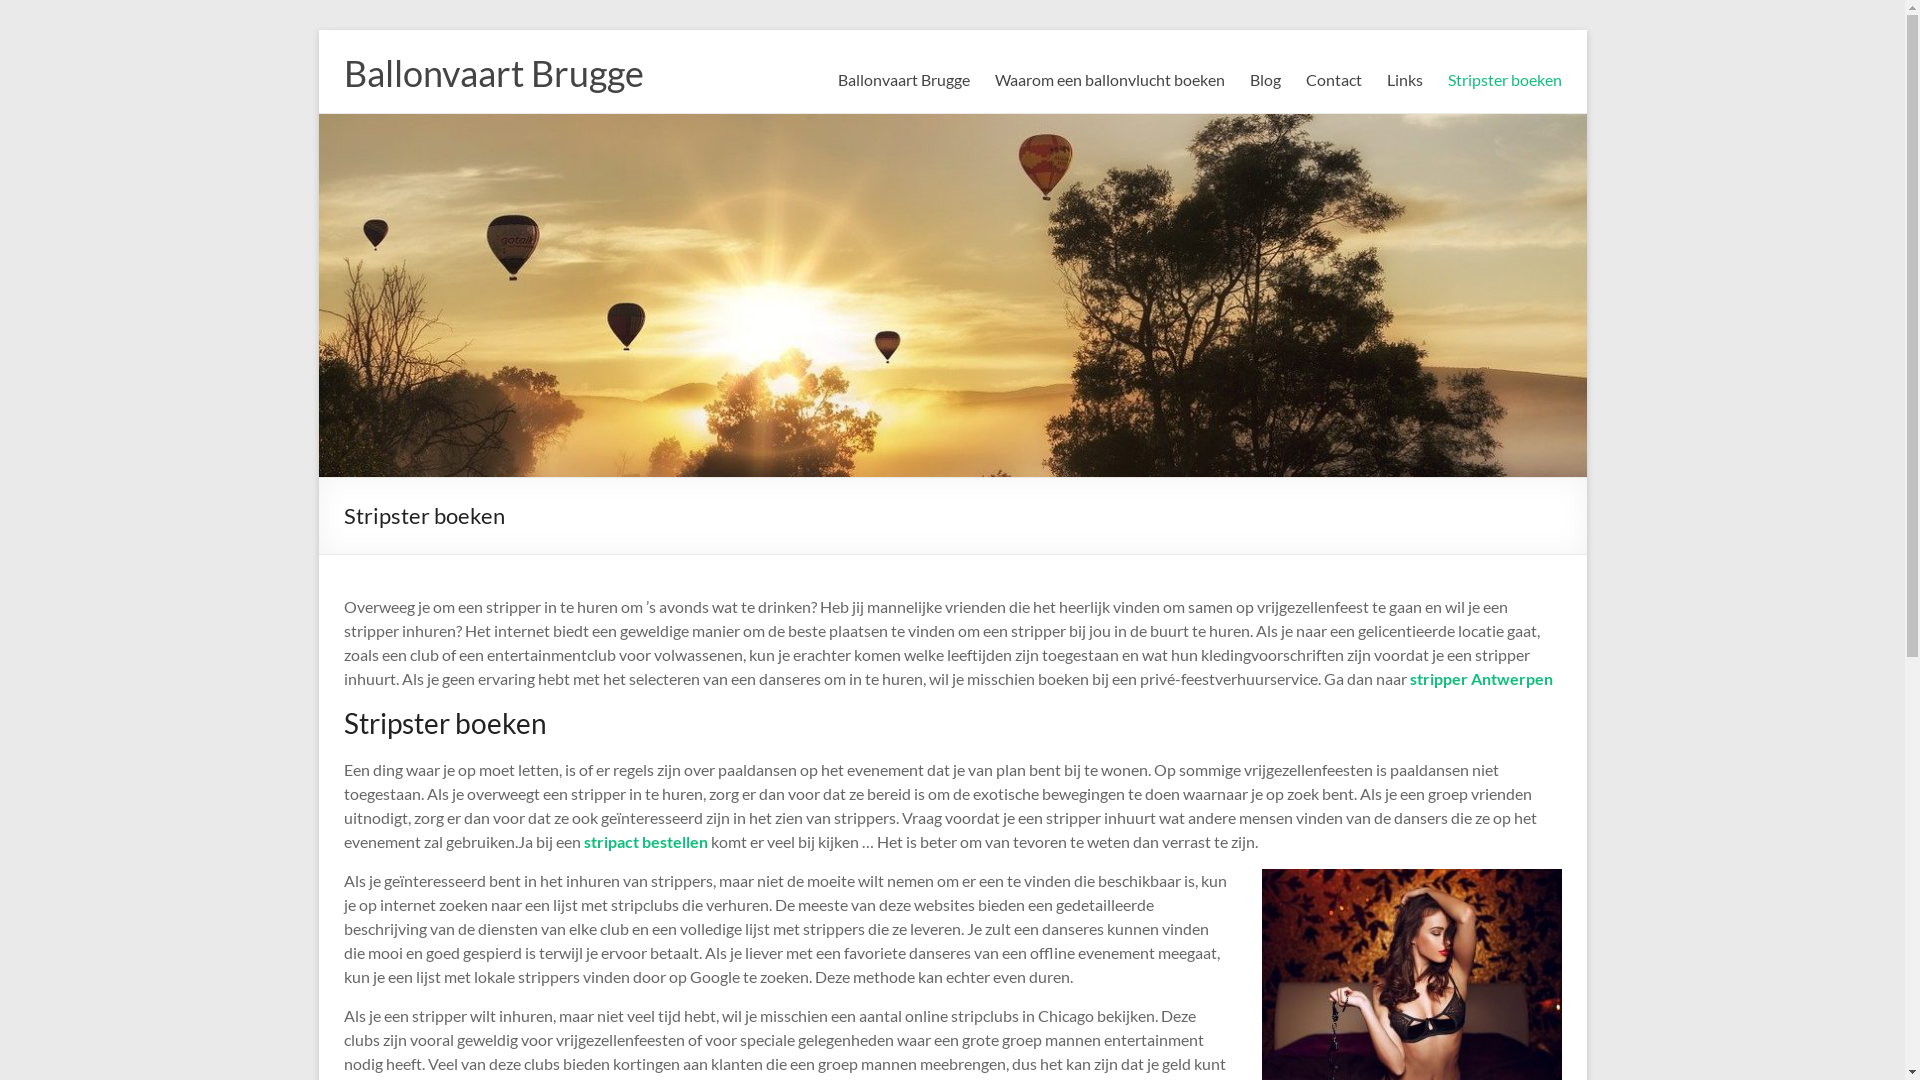 The image size is (1920, 1080). I want to click on 'Ballonvaart Brugge', so click(902, 79).